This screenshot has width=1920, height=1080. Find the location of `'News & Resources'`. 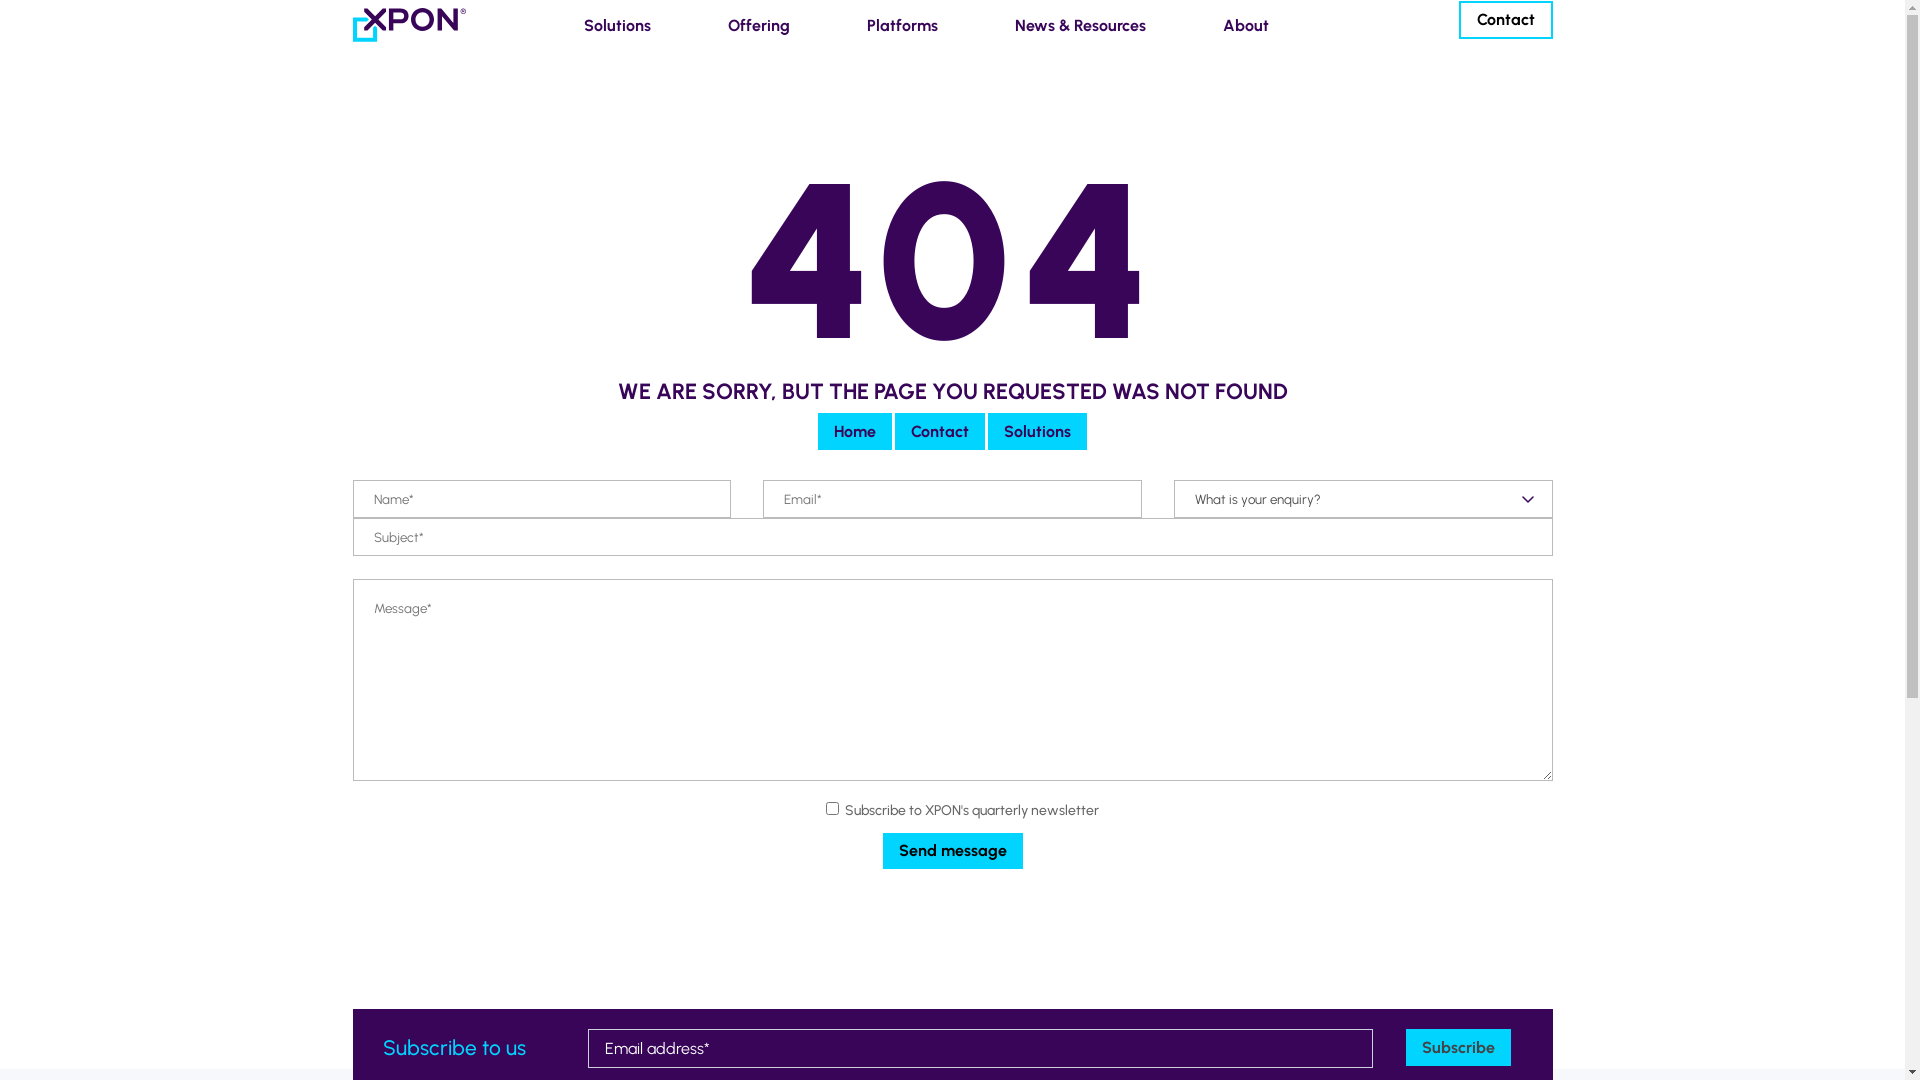

'News & Resources' is located at coordinates (1073, 25).